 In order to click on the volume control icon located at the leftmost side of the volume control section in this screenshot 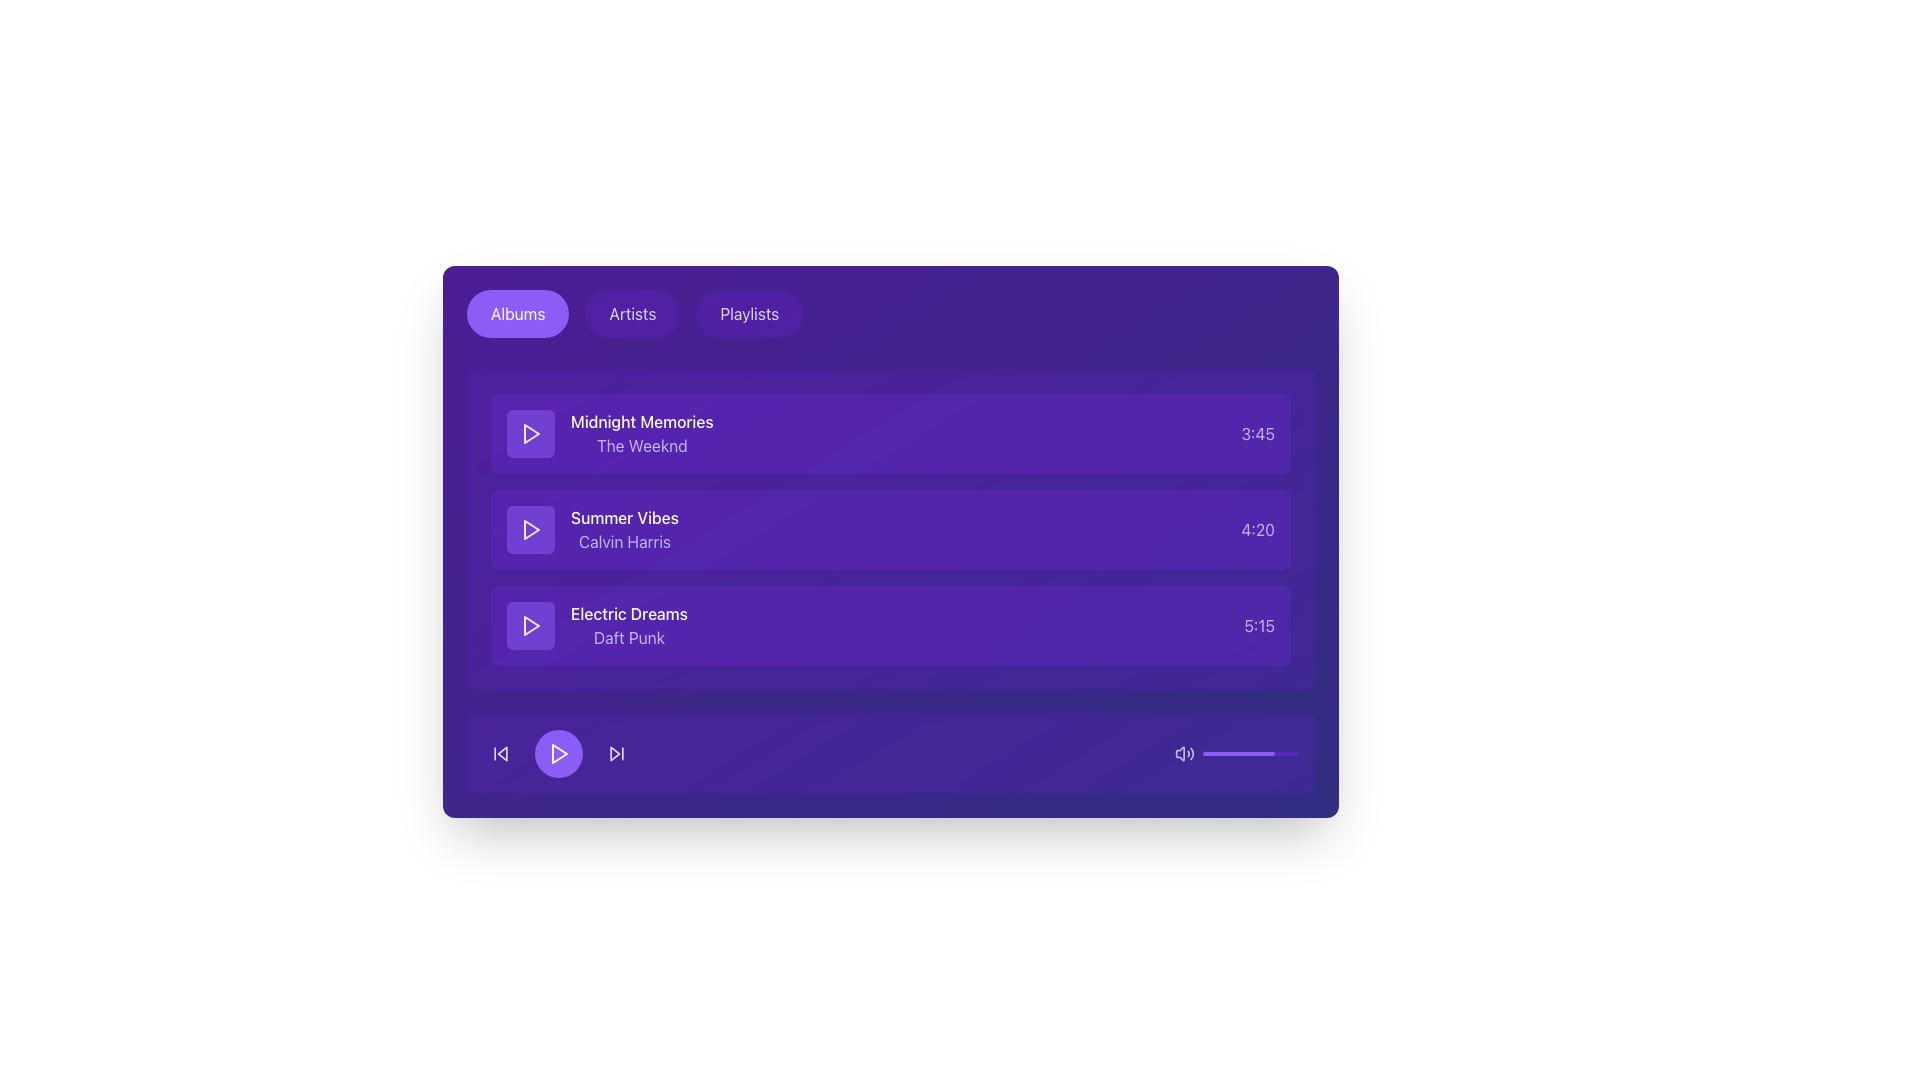, I will do `click(1185, 753)`.